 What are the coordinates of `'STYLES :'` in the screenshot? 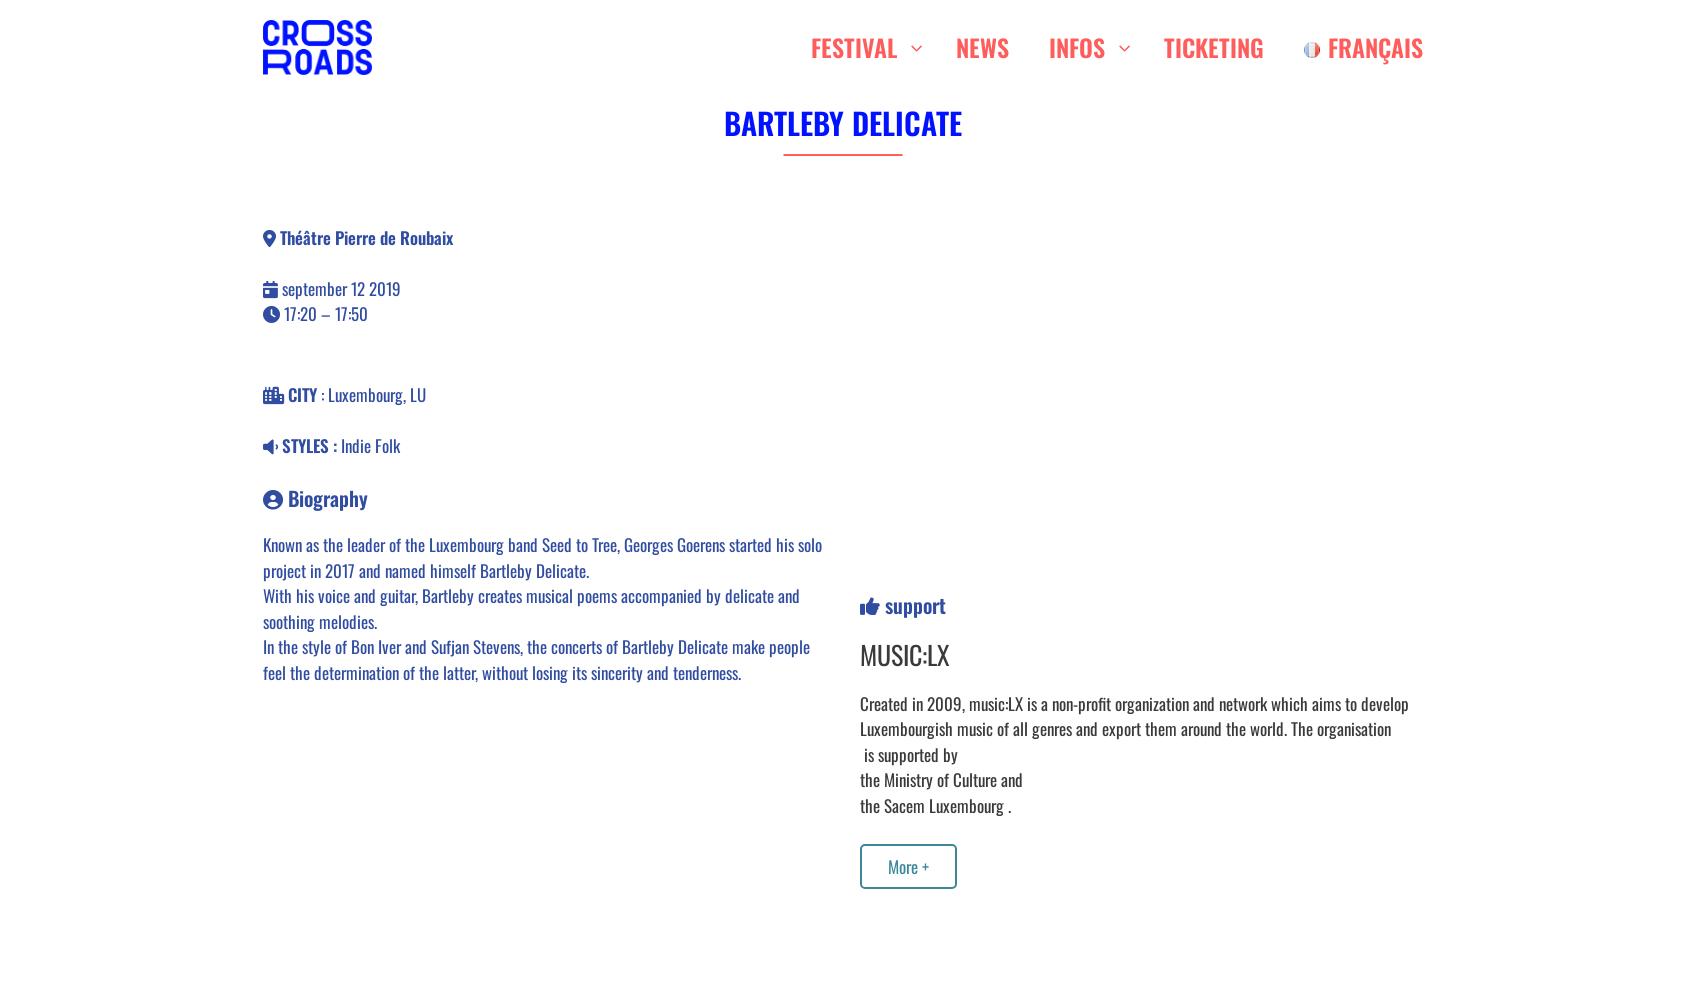 It's located at (308, 444).